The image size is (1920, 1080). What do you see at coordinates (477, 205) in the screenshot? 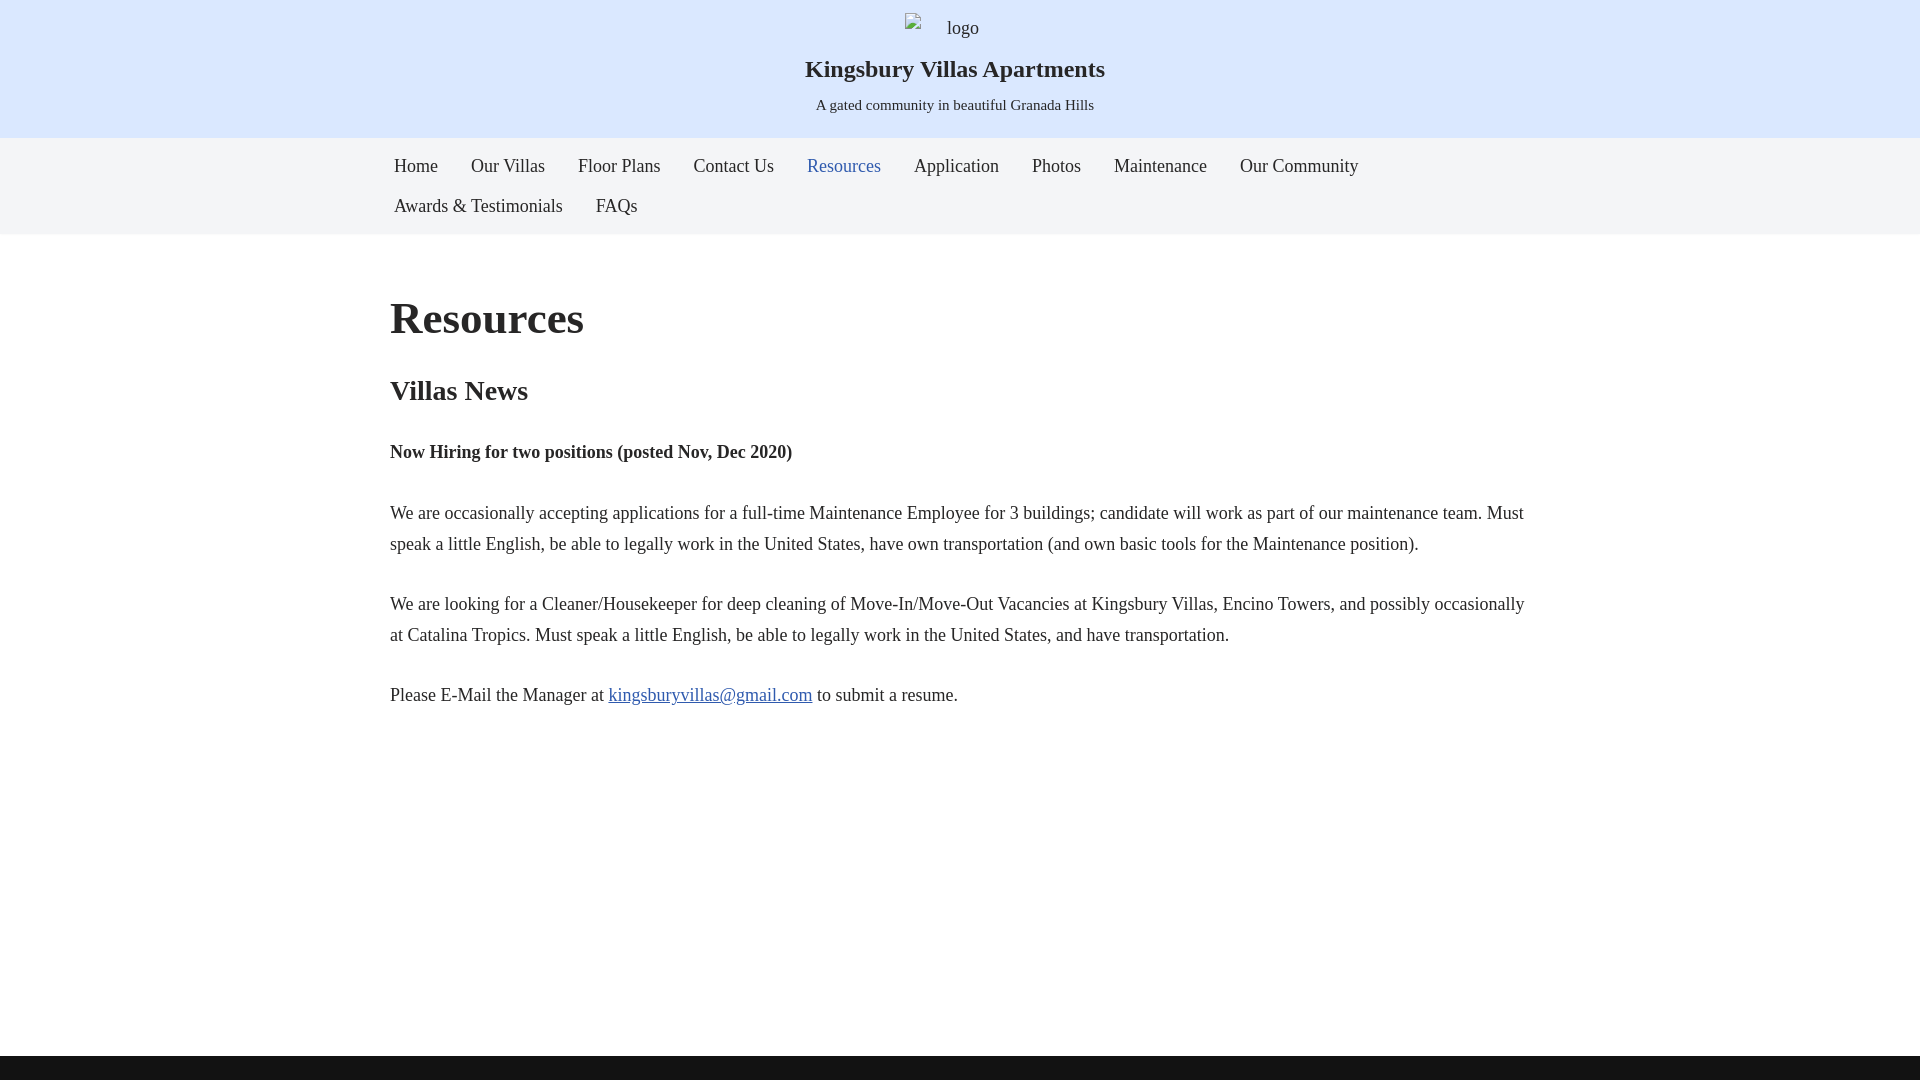
I see `'Awards & Testimonials'` at bounding box center [477, 205].